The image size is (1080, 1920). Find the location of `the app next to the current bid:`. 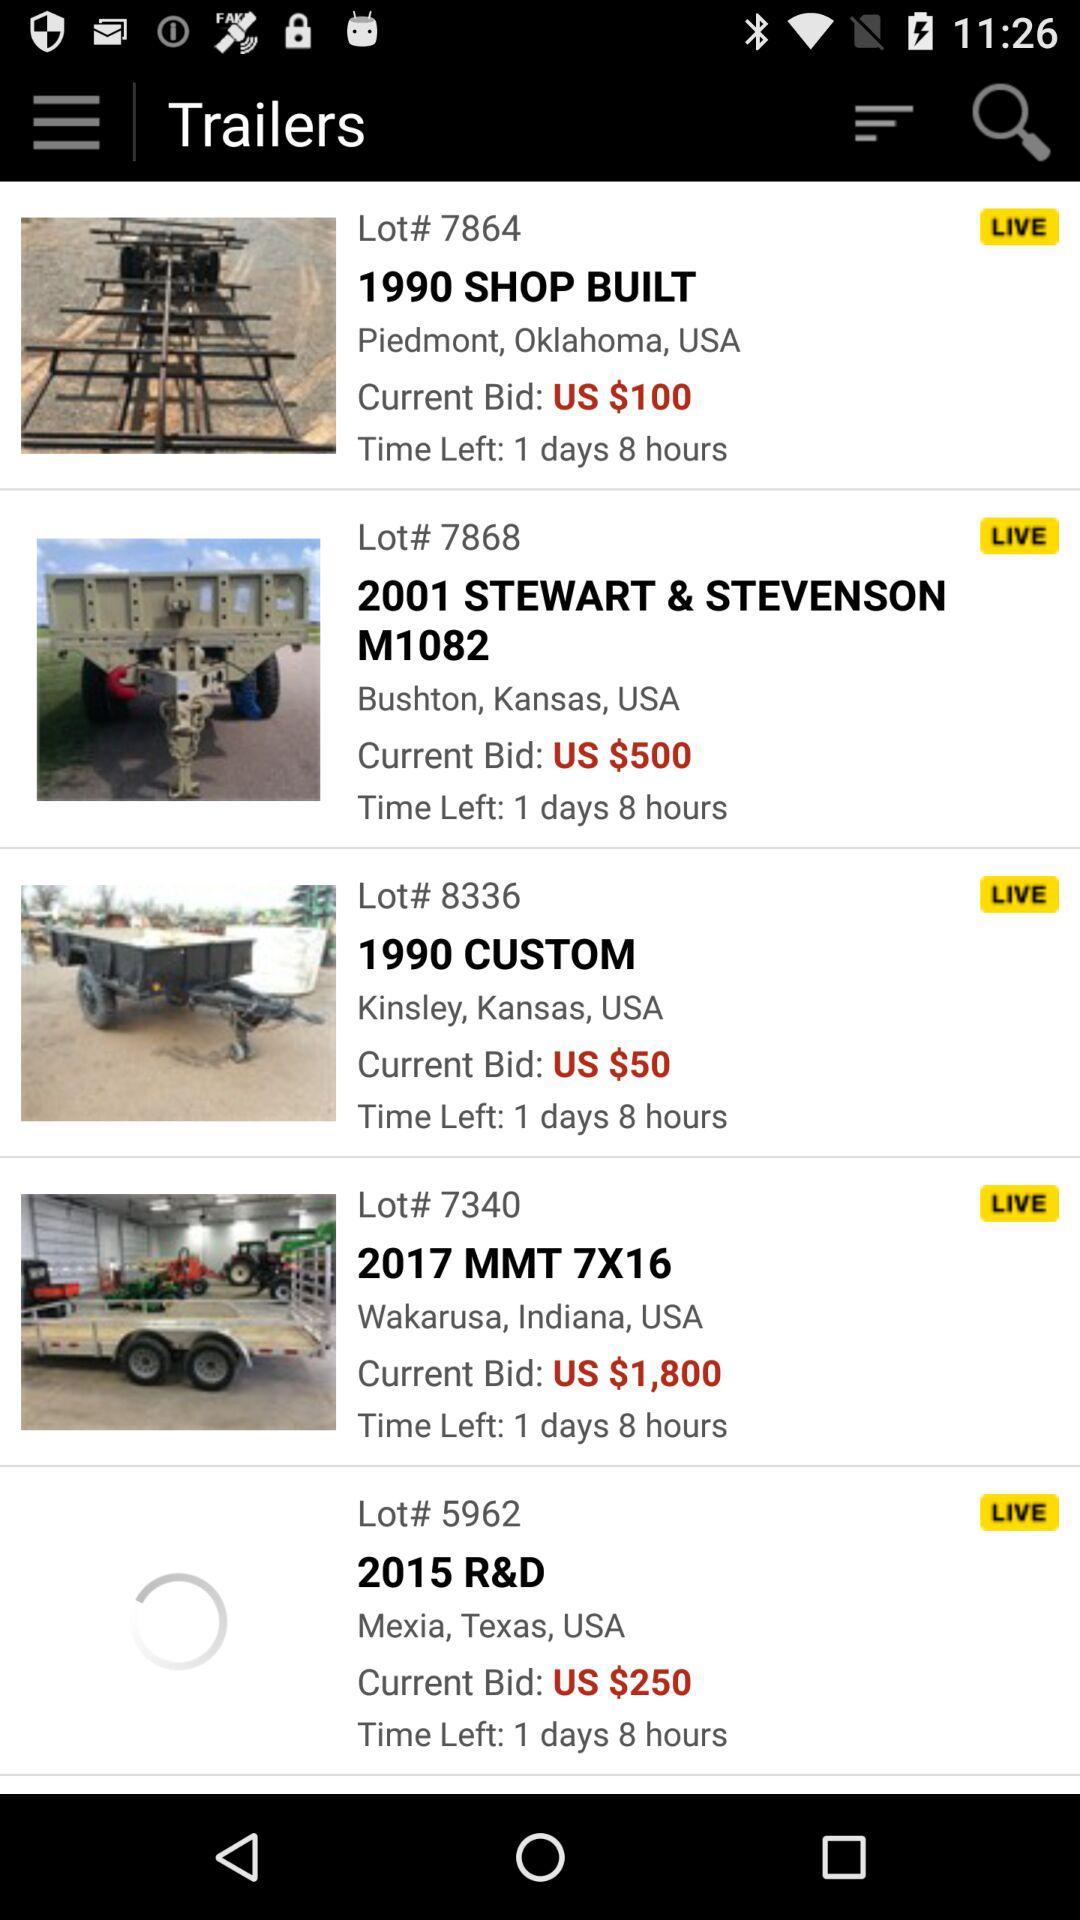

the app next to the current bid: is located at coordinates (637, 1371).